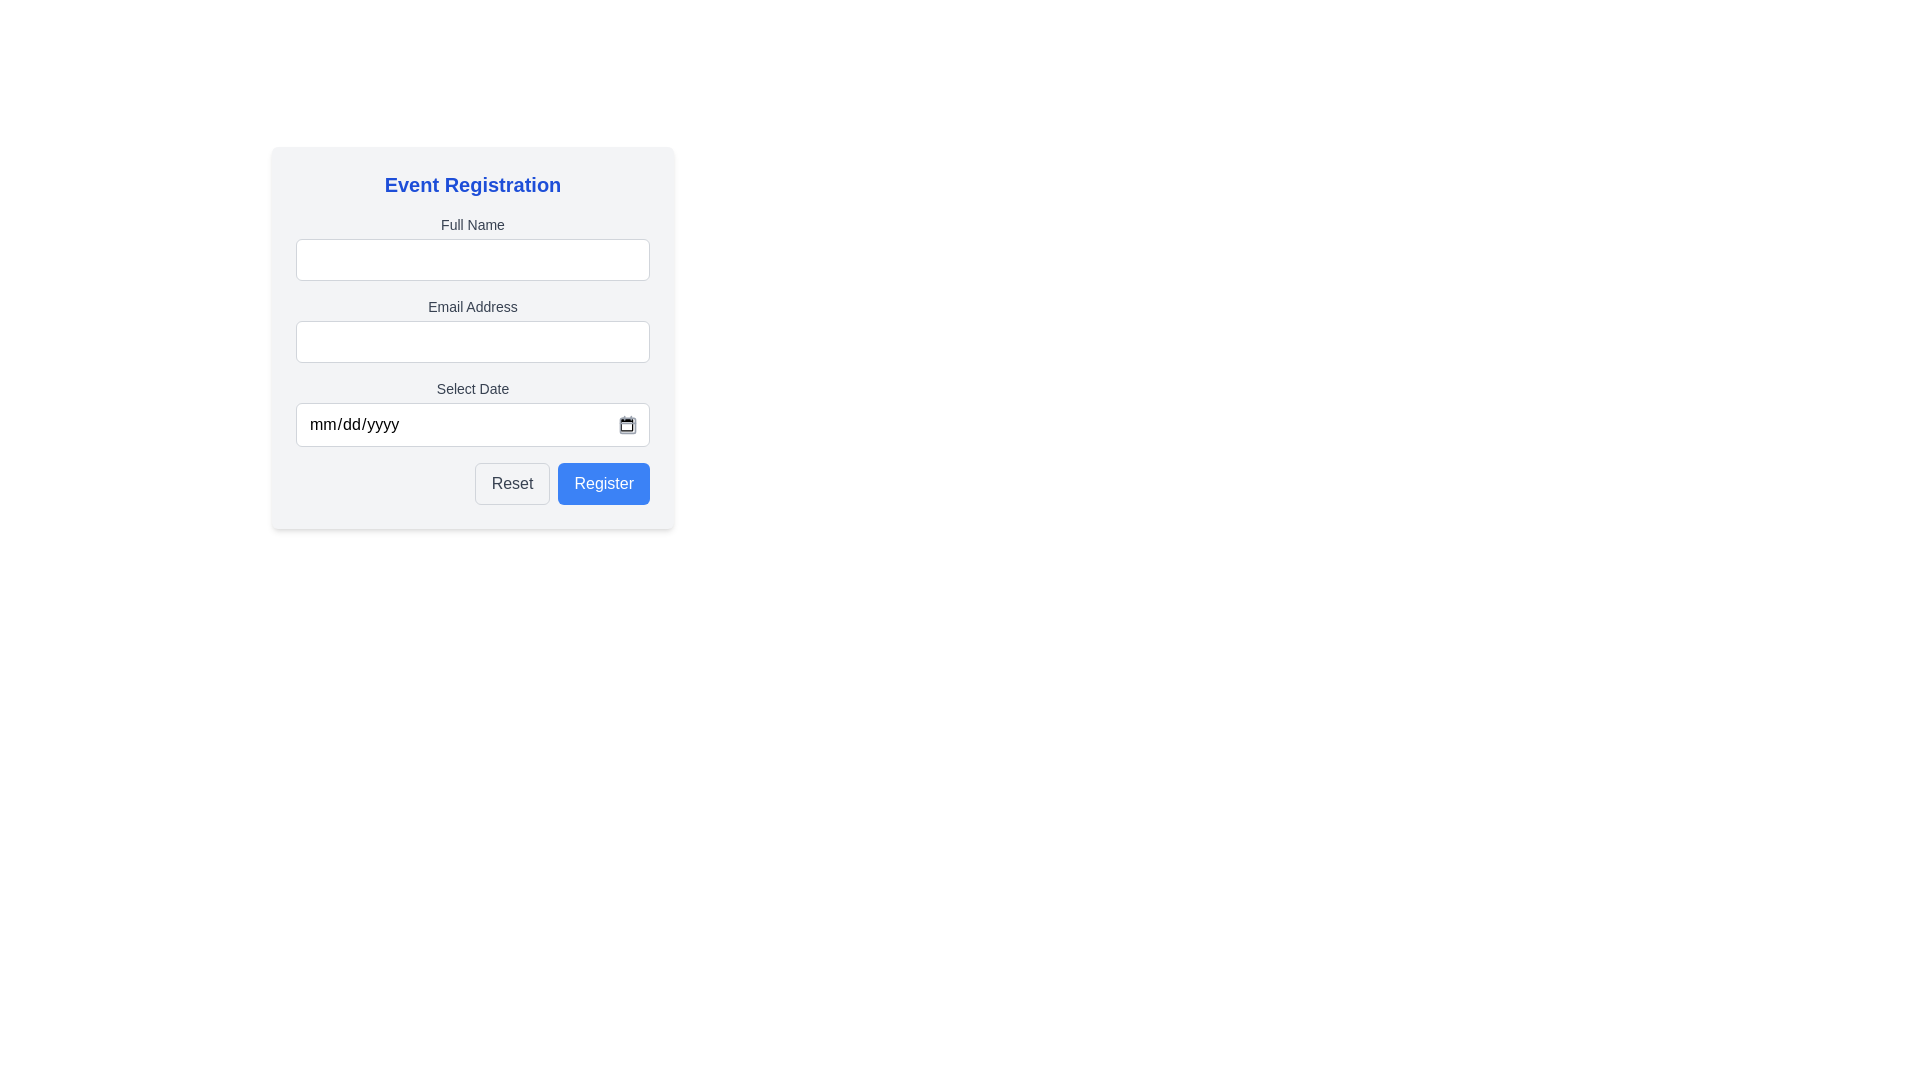 The width and height of the screenshot is (1920, 1080). Describe the element at coordinates (472, 224) in the screenshot. I see `the 'Full Name' label, which is a medium-sized gray text label positioned above the input field for entering the full name in the registration form` at that location.